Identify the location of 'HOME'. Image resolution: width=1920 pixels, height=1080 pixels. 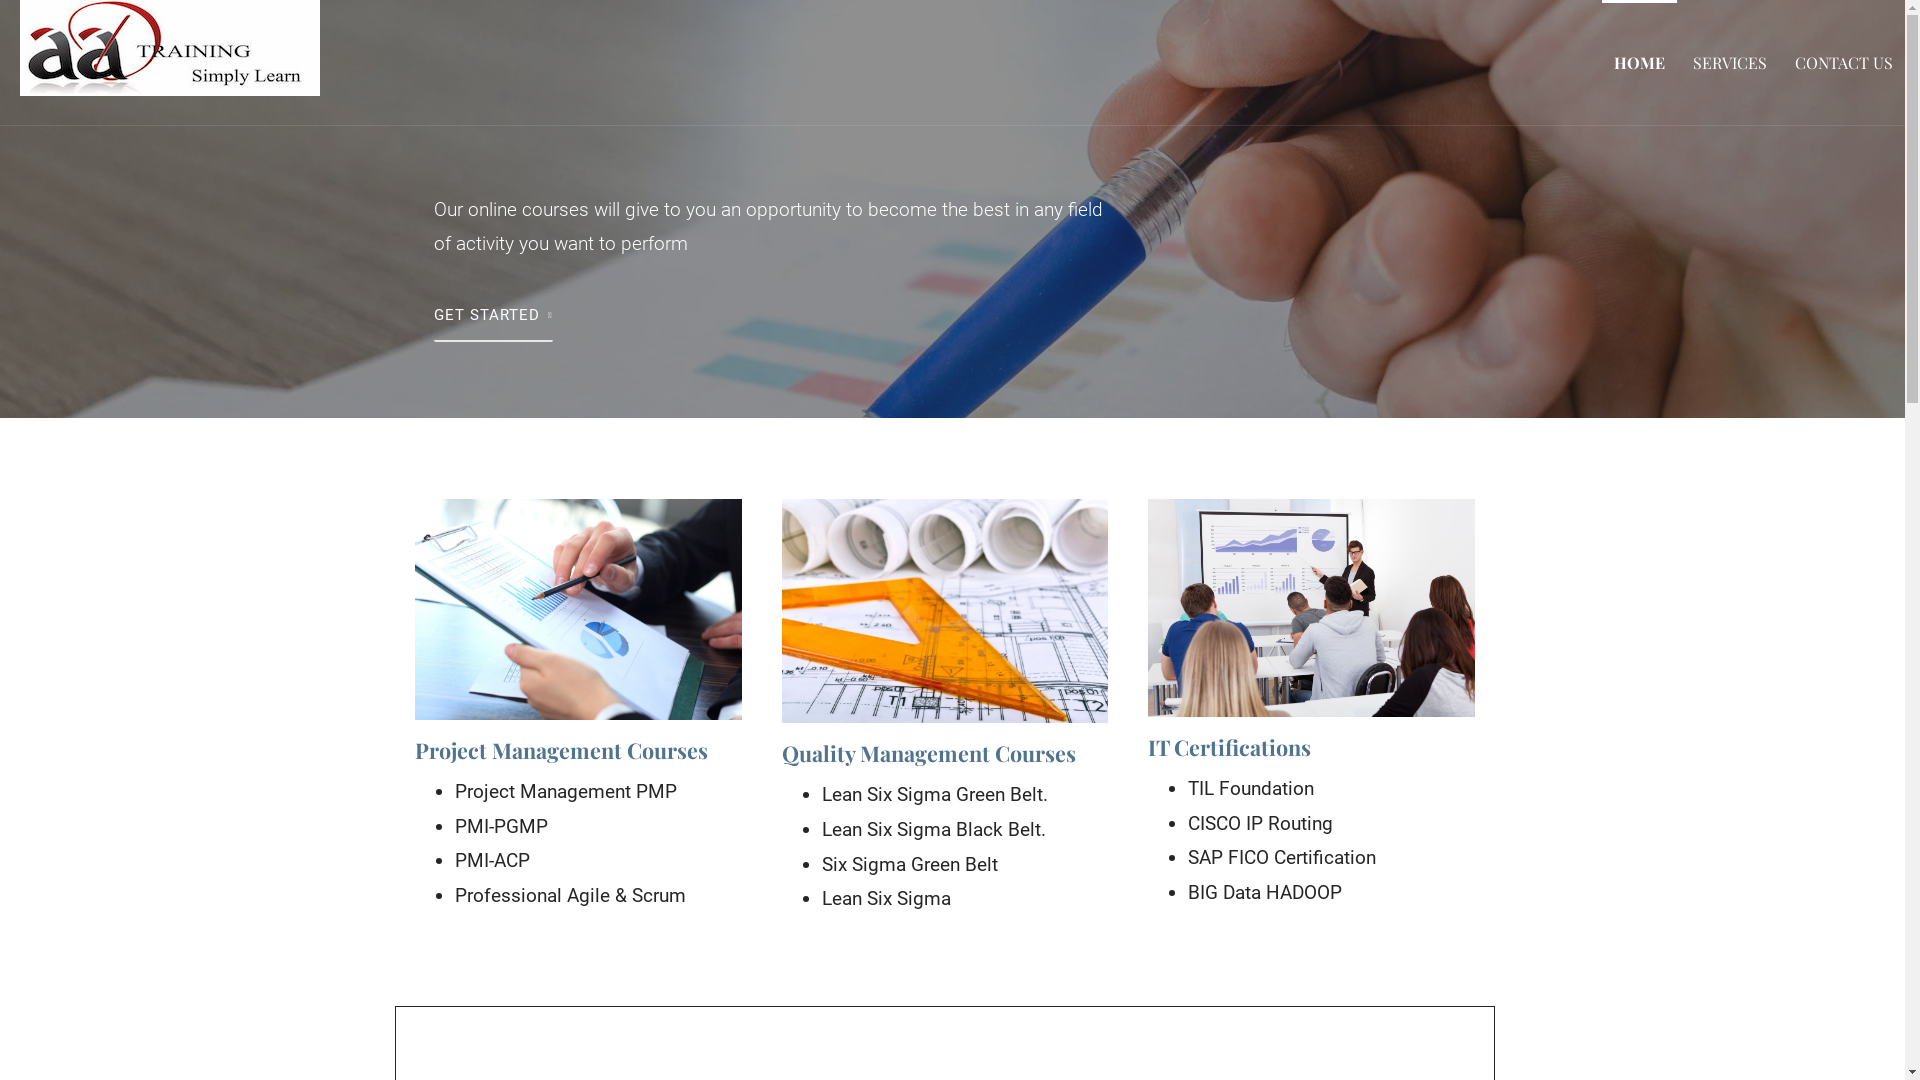
(1639, 61).